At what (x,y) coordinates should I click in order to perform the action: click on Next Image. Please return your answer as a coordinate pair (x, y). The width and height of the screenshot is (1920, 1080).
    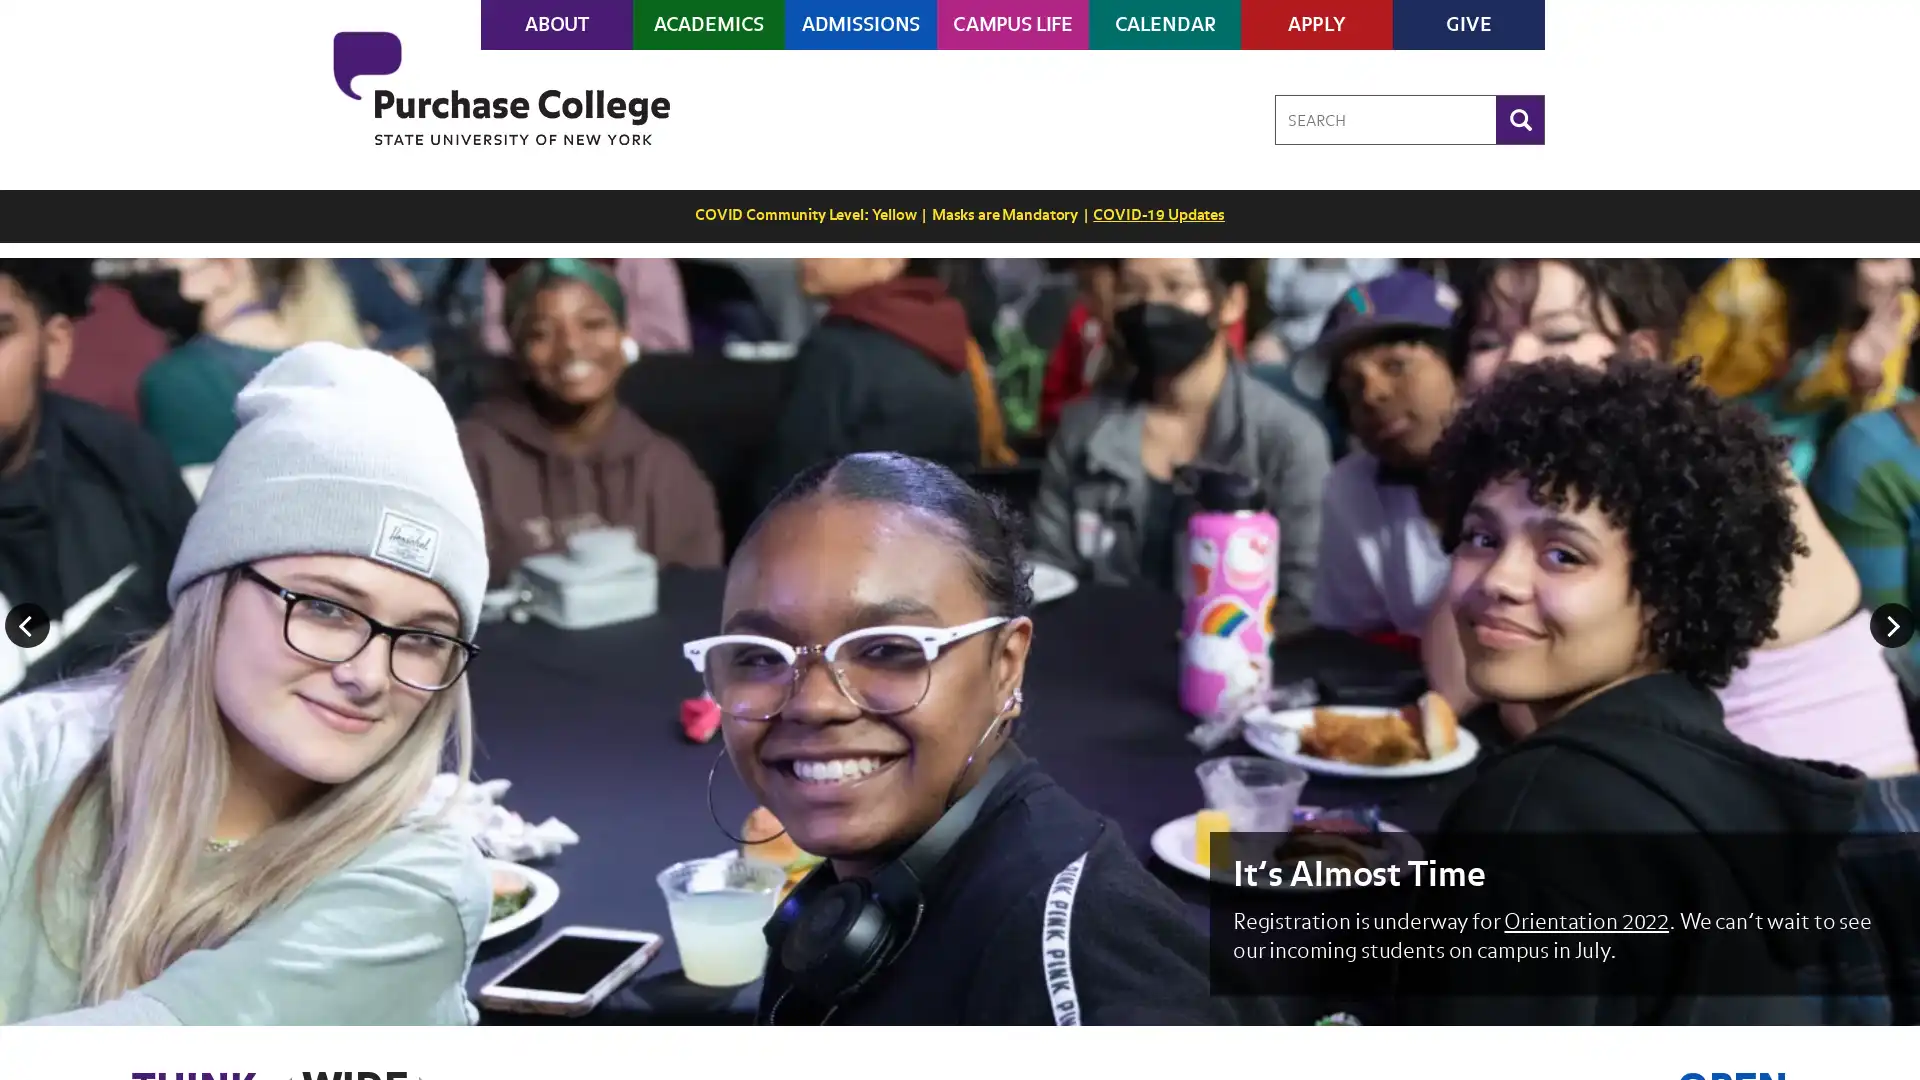
    Looking at the image, I should click on (1891, 624).